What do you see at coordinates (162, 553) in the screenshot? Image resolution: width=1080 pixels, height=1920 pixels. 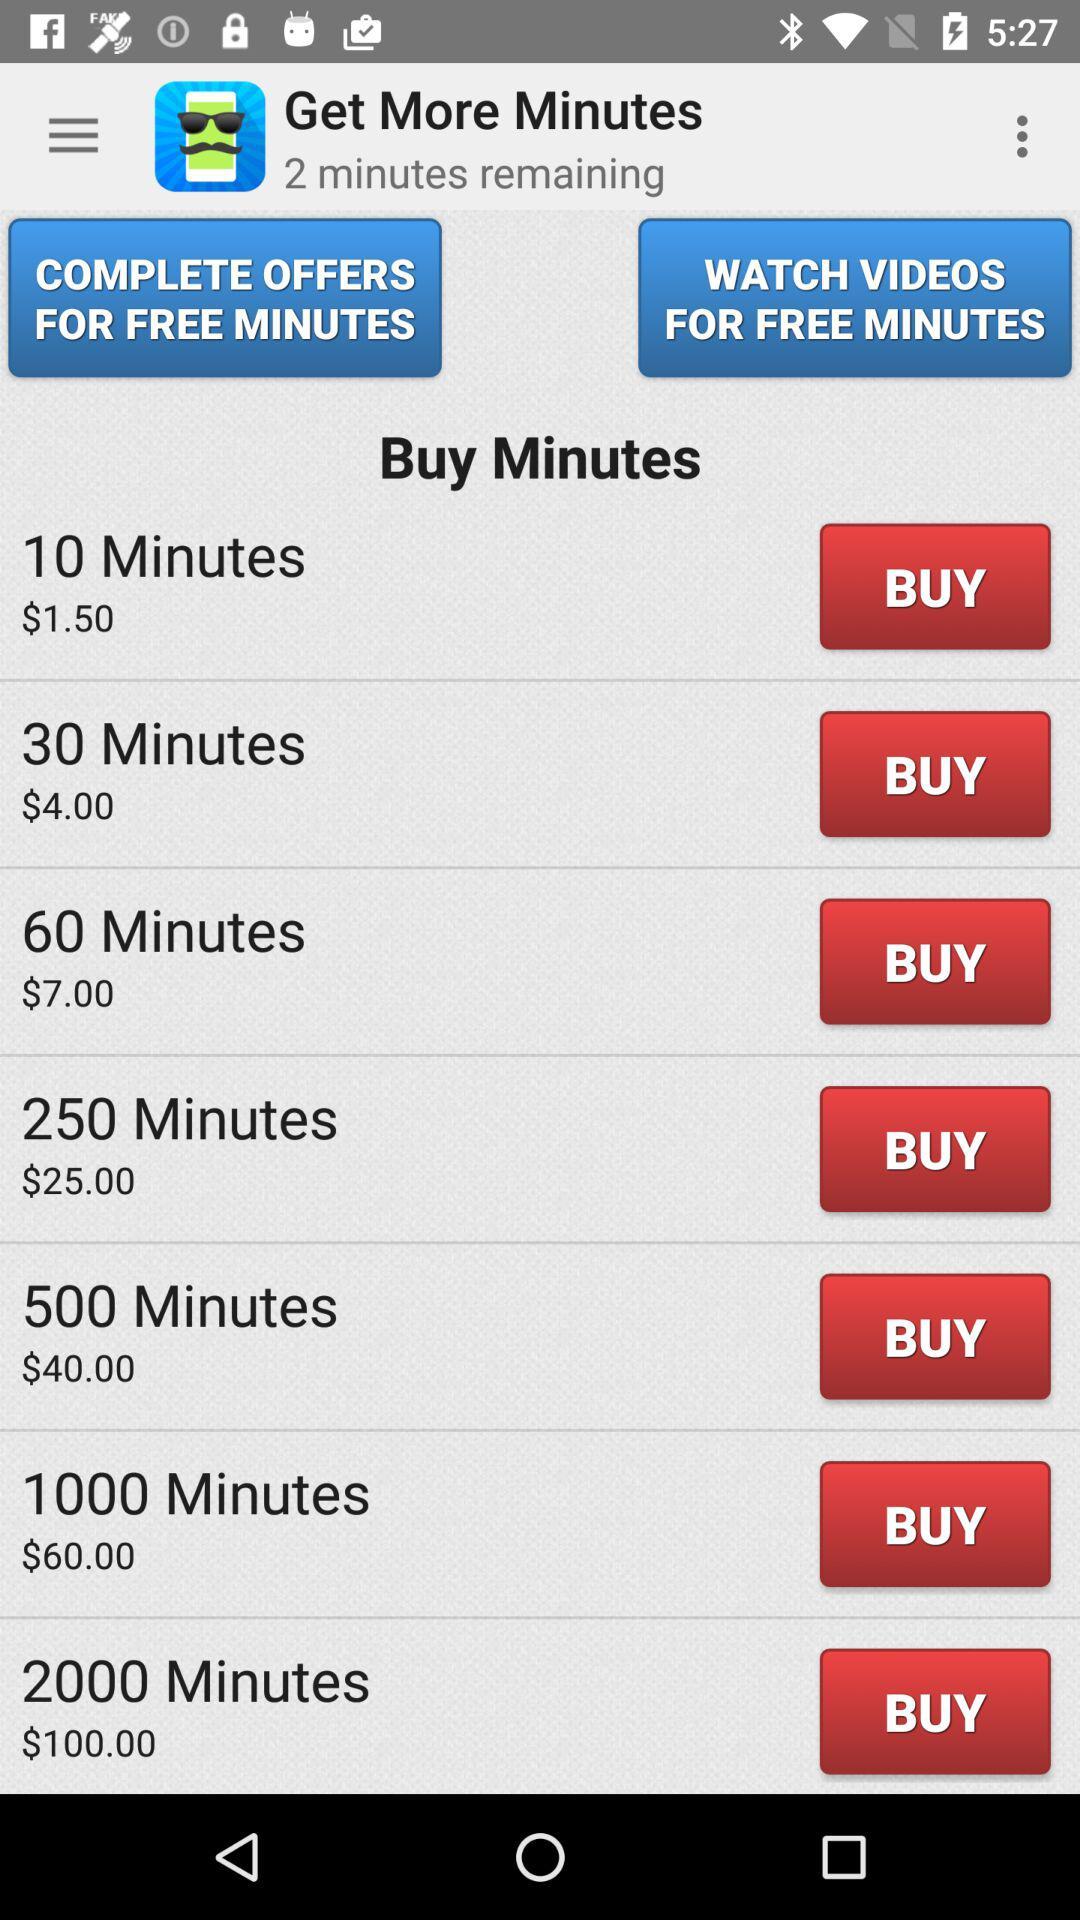 I see `icon next to the buy icon` at bounding box center [162, 553].